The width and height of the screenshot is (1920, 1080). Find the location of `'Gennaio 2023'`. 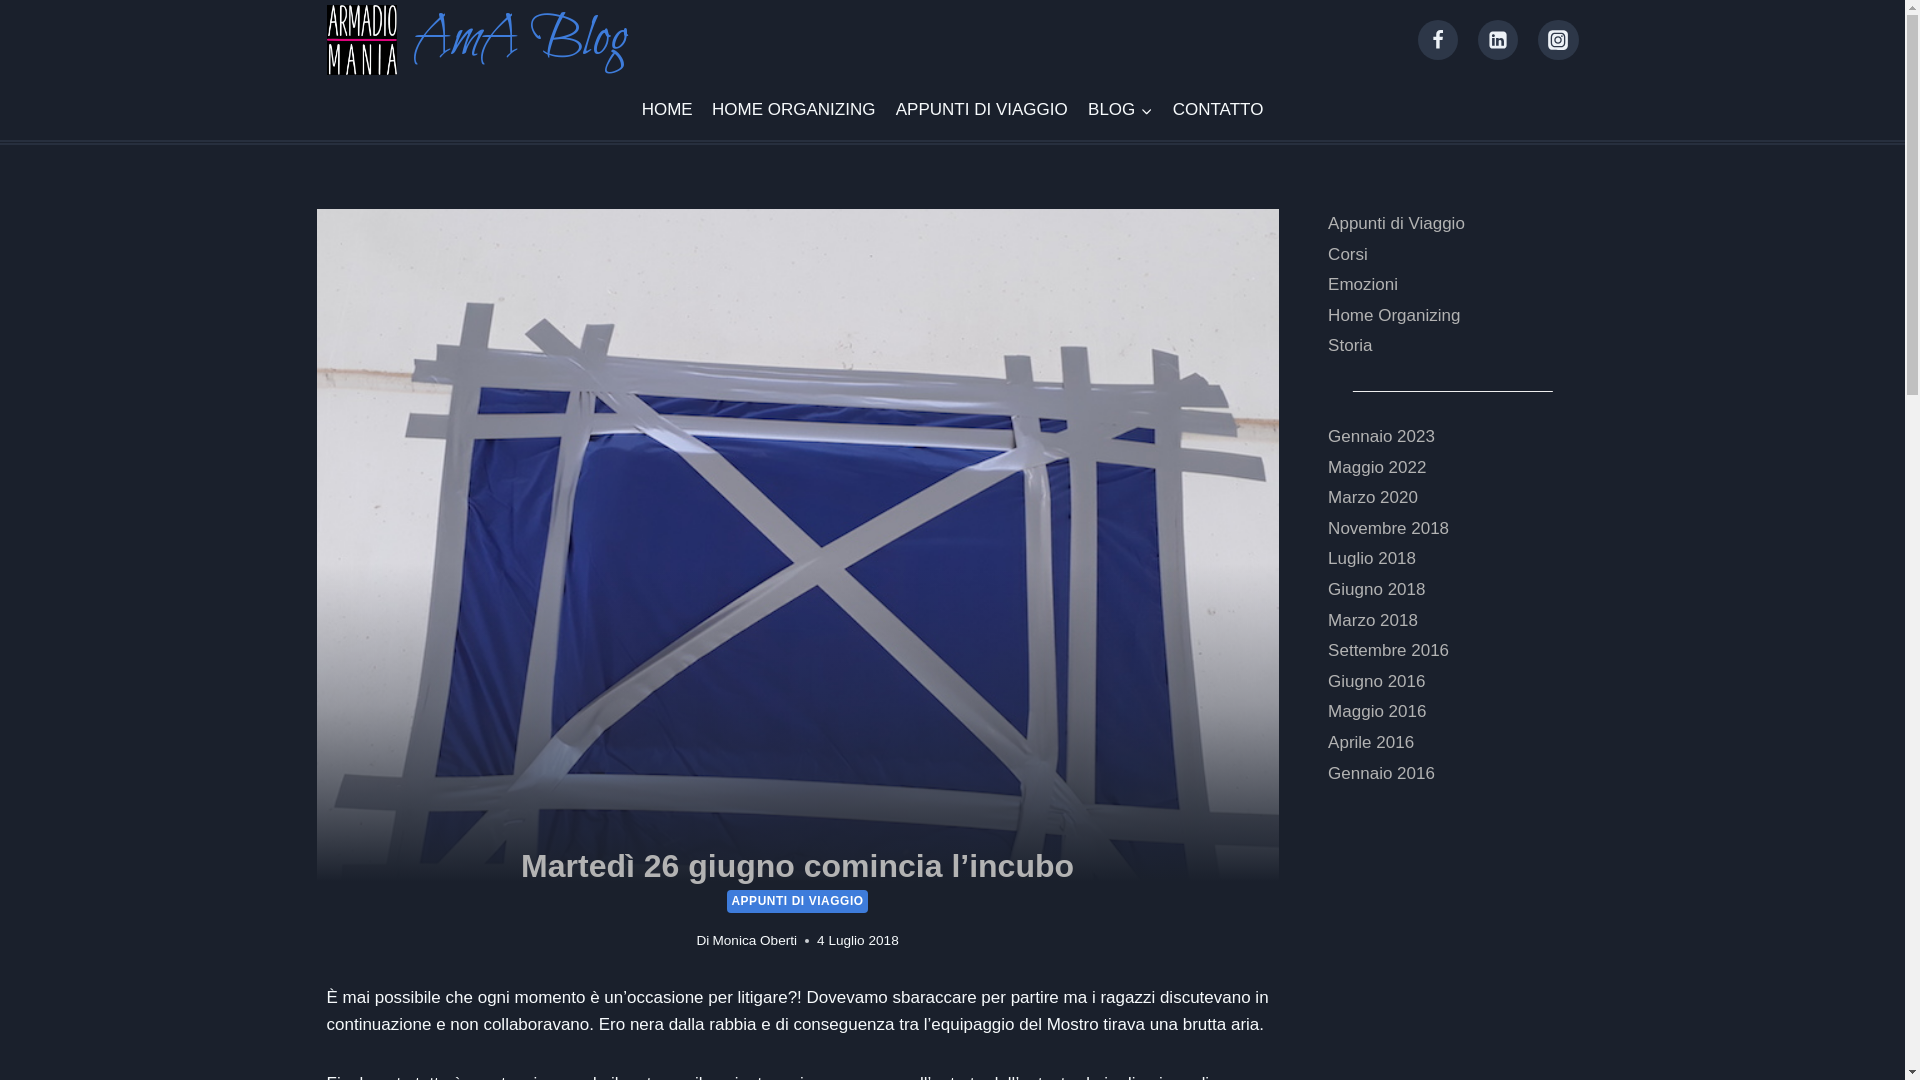

'Gennaio 2023' is located at coordinates (1380, 435).